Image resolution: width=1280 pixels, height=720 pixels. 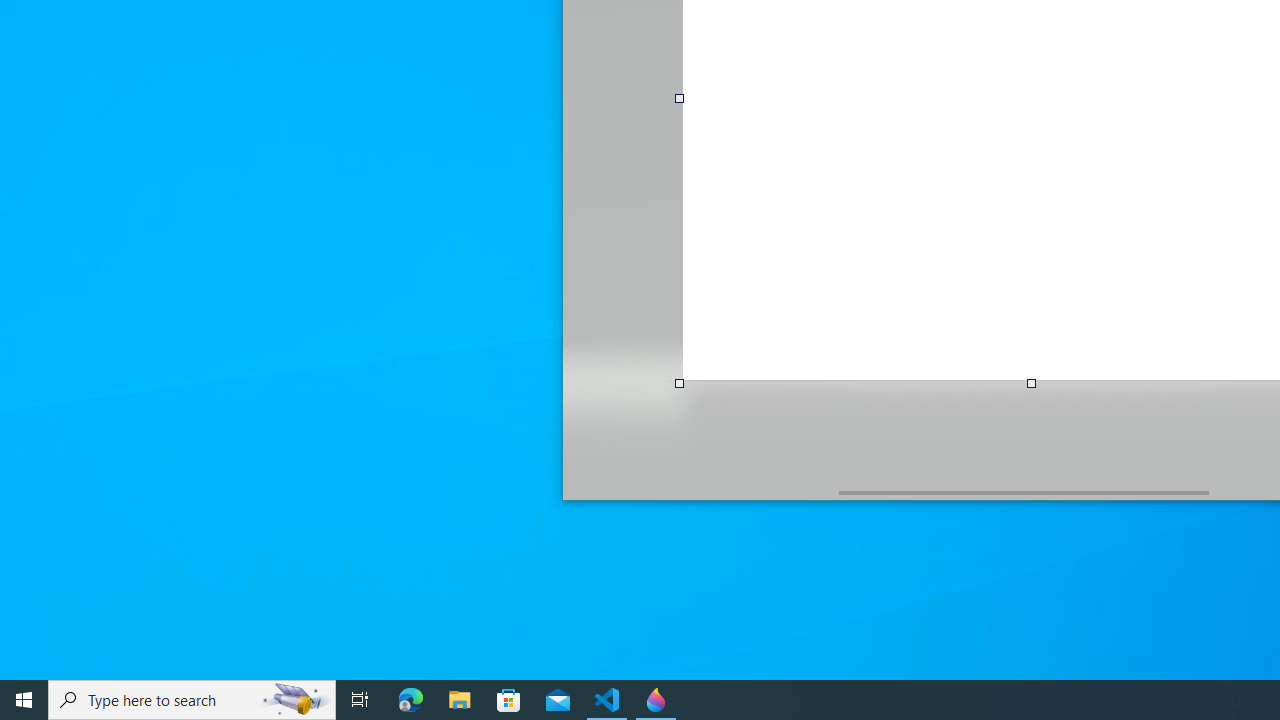 I want to click on 'Visual Studio Code - 1 running window', so click(x=606, y=698).